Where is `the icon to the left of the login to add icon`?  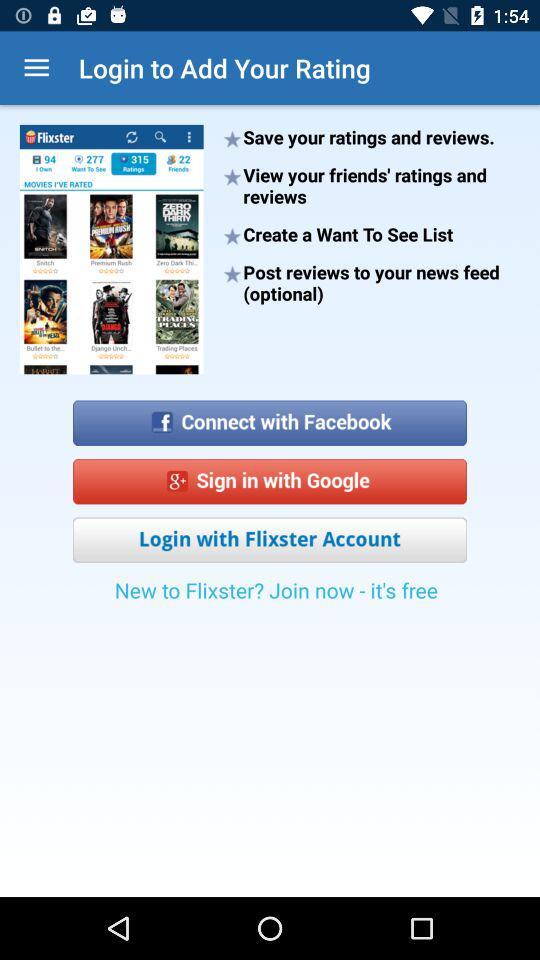
the icon to the left of the login to add icon is located at coordinates (36, 68).